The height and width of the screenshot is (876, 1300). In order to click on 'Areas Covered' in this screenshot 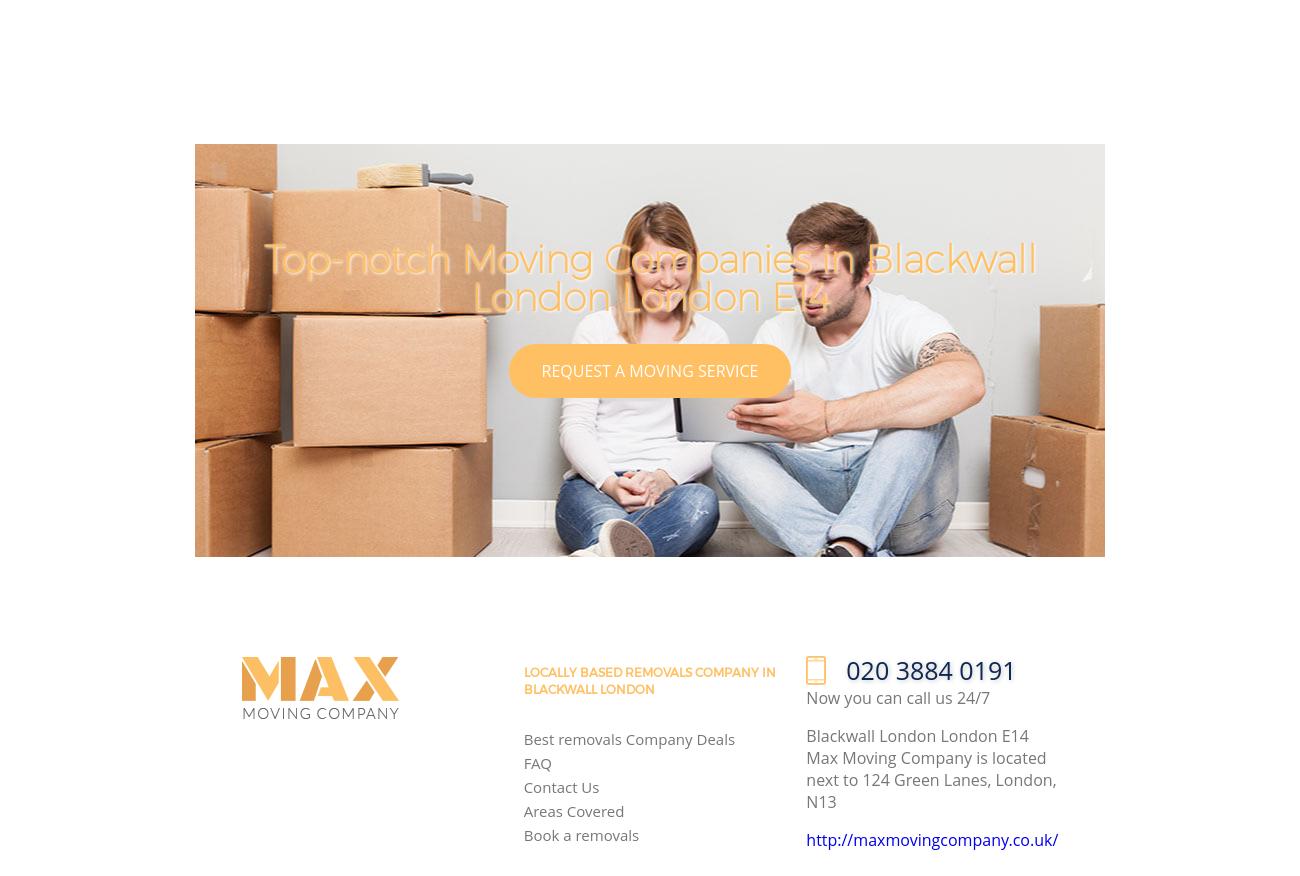, I will do `click(522, 809)`.